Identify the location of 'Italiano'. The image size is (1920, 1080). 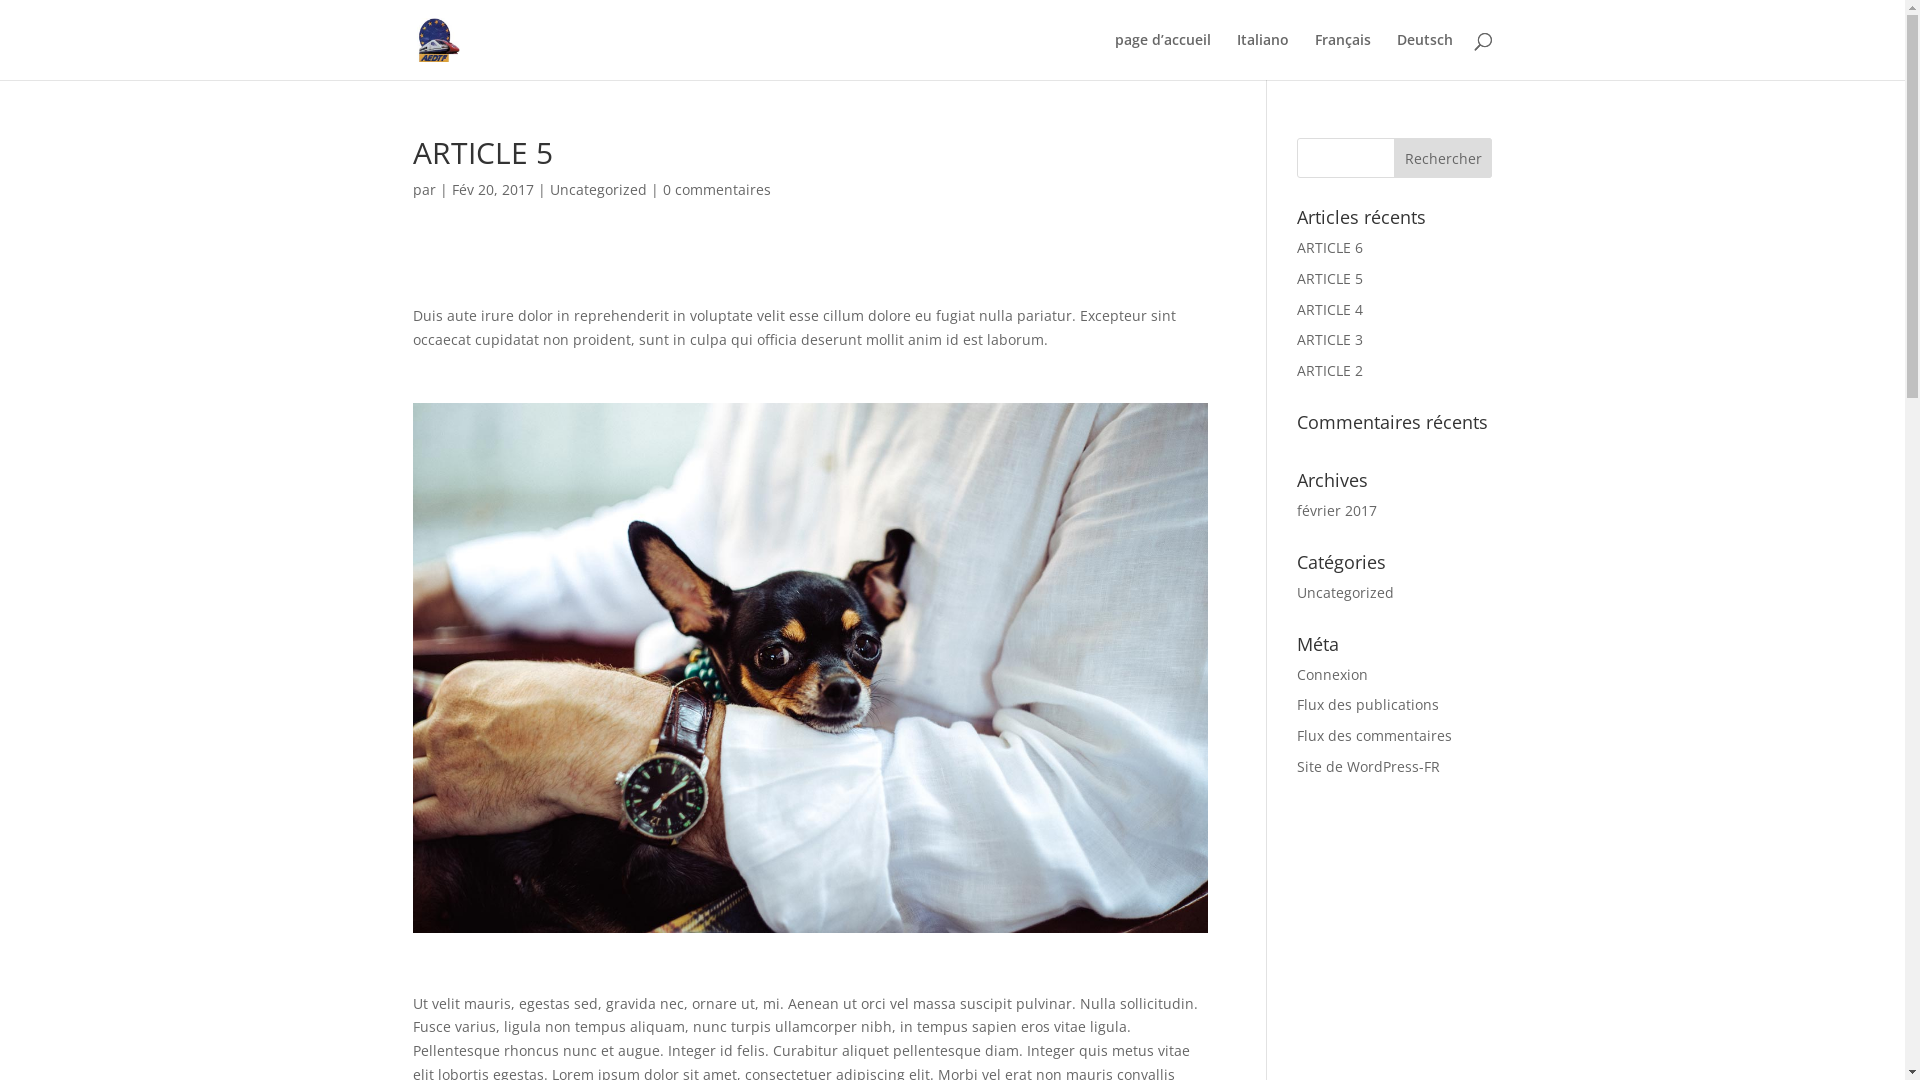
(1261, 55).